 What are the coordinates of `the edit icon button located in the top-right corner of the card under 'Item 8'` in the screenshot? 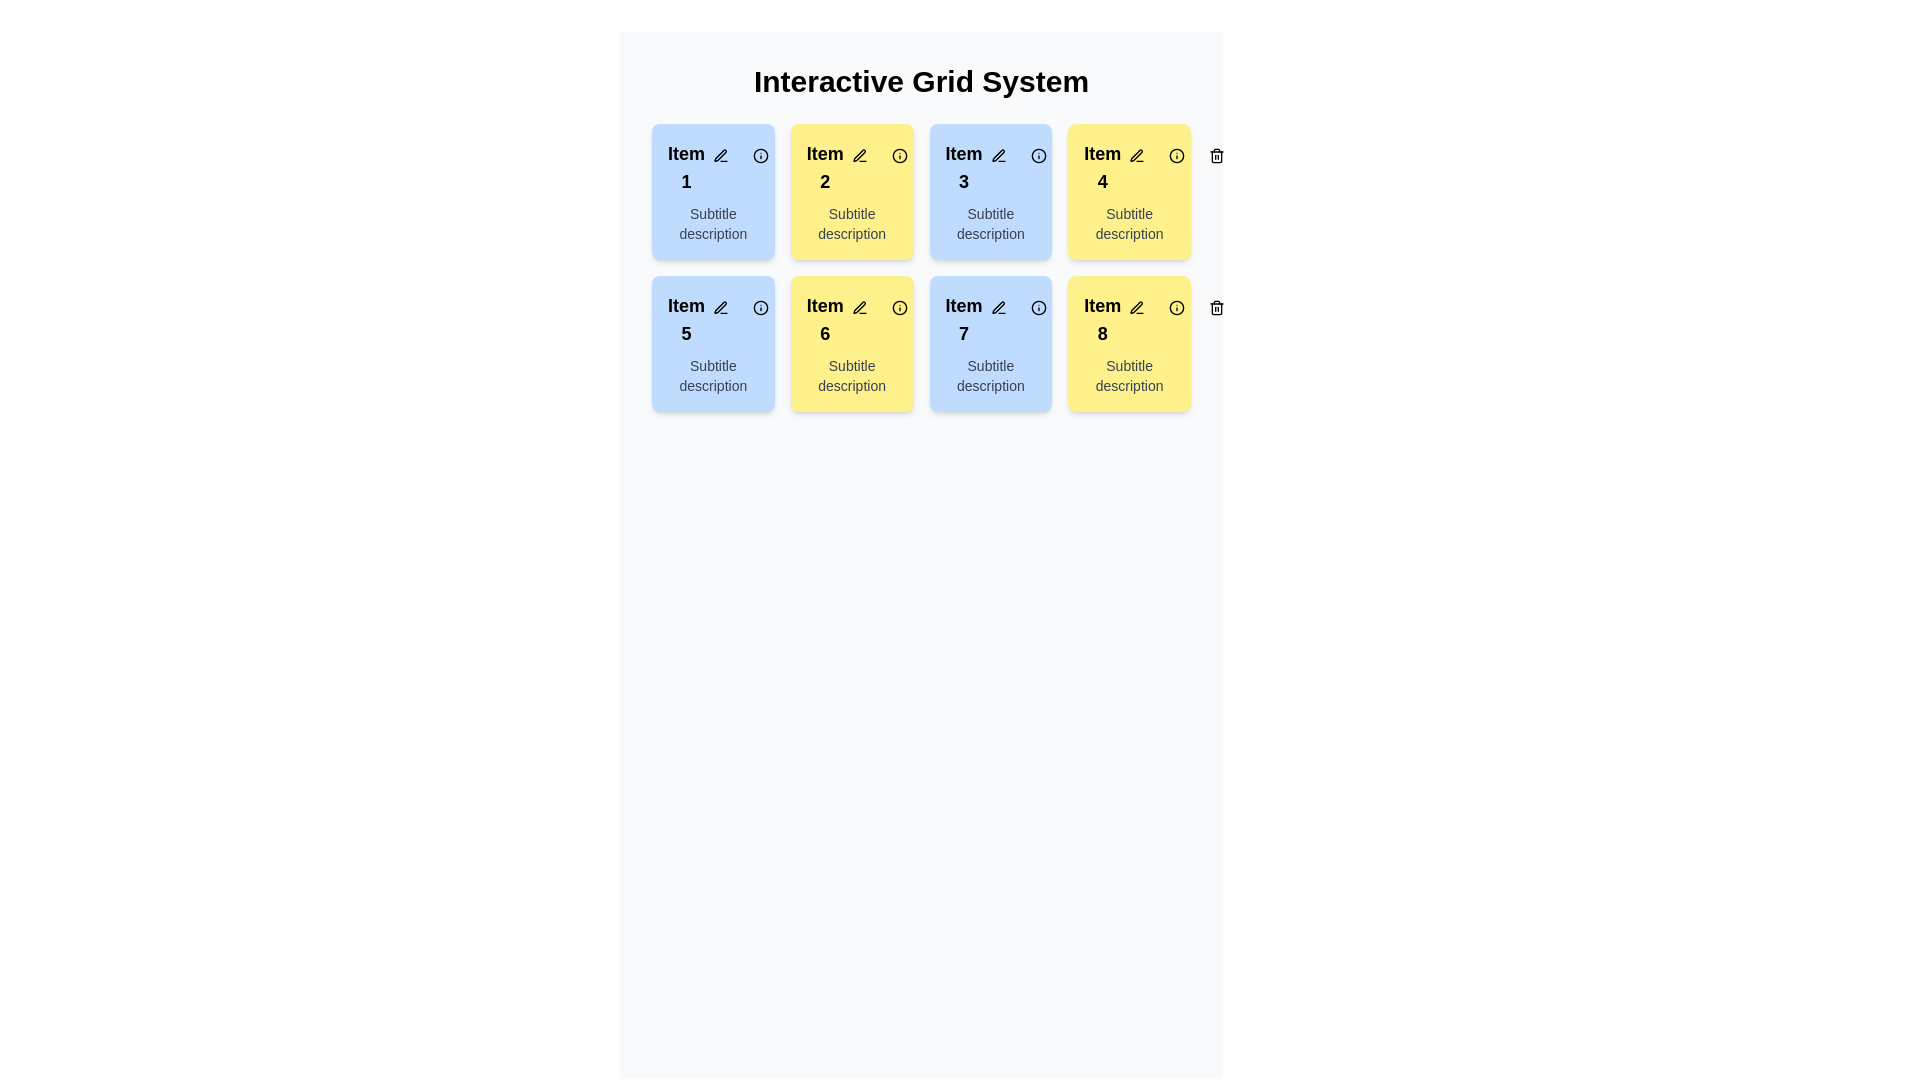 It's located at (1137, 308).